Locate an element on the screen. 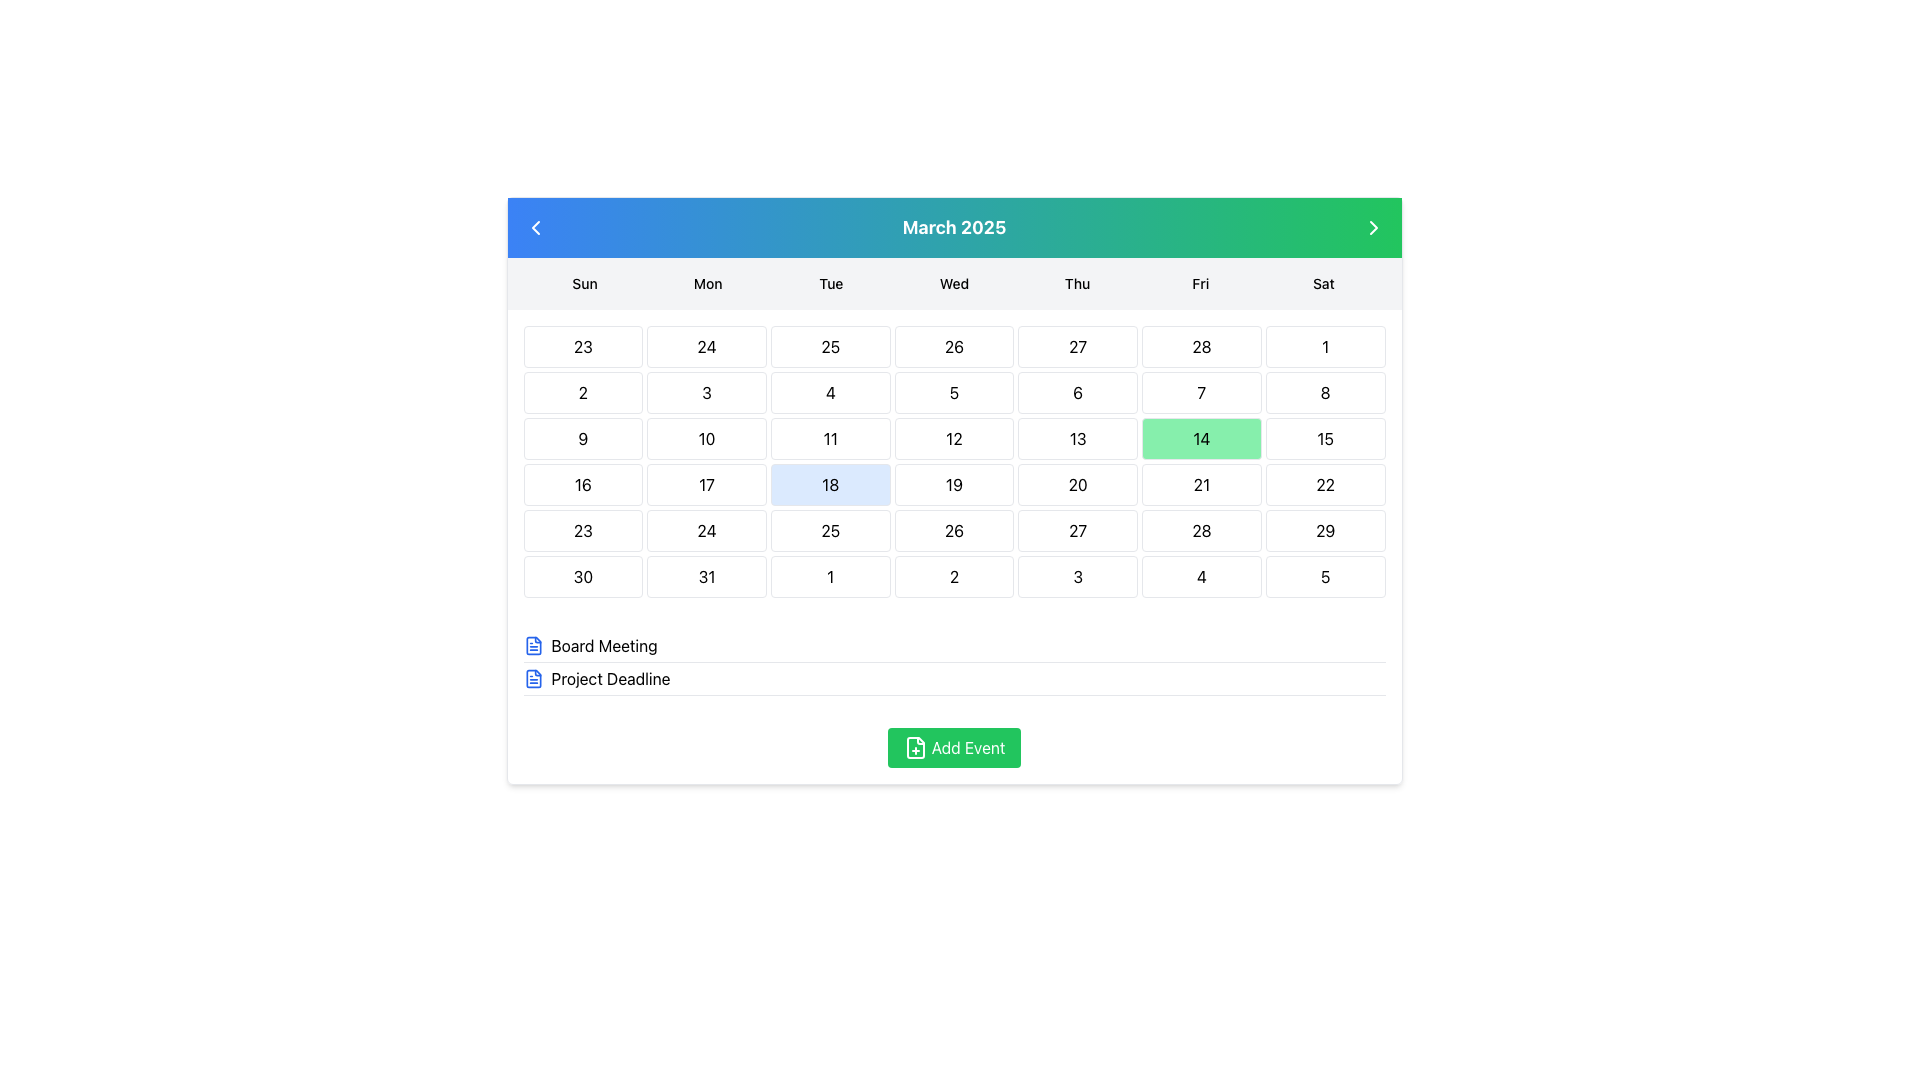  the interactive calendar date box displaying the number '12' is located at coordinates (953, 438).